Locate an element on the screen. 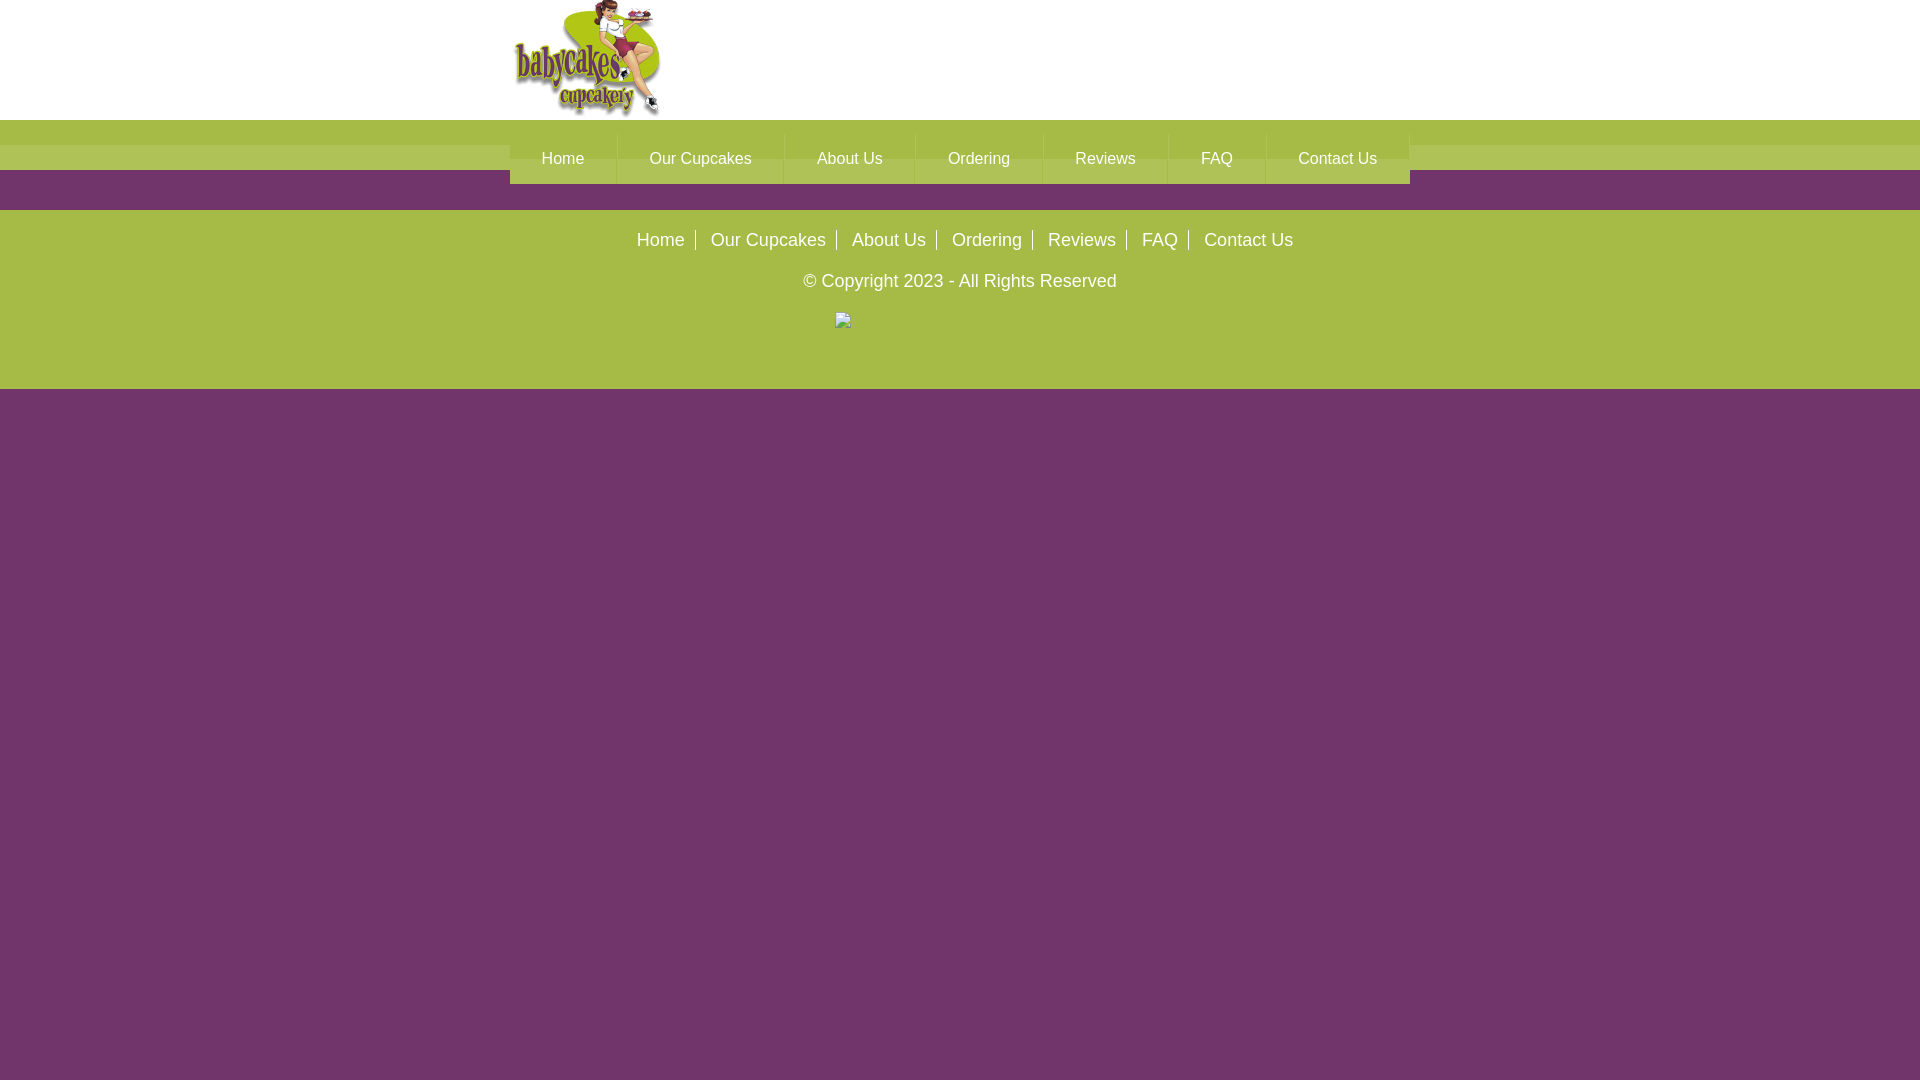 This screenshot has height=1080, width=1920. 'Our Cupcakes' is located at coordinates (700, 157).